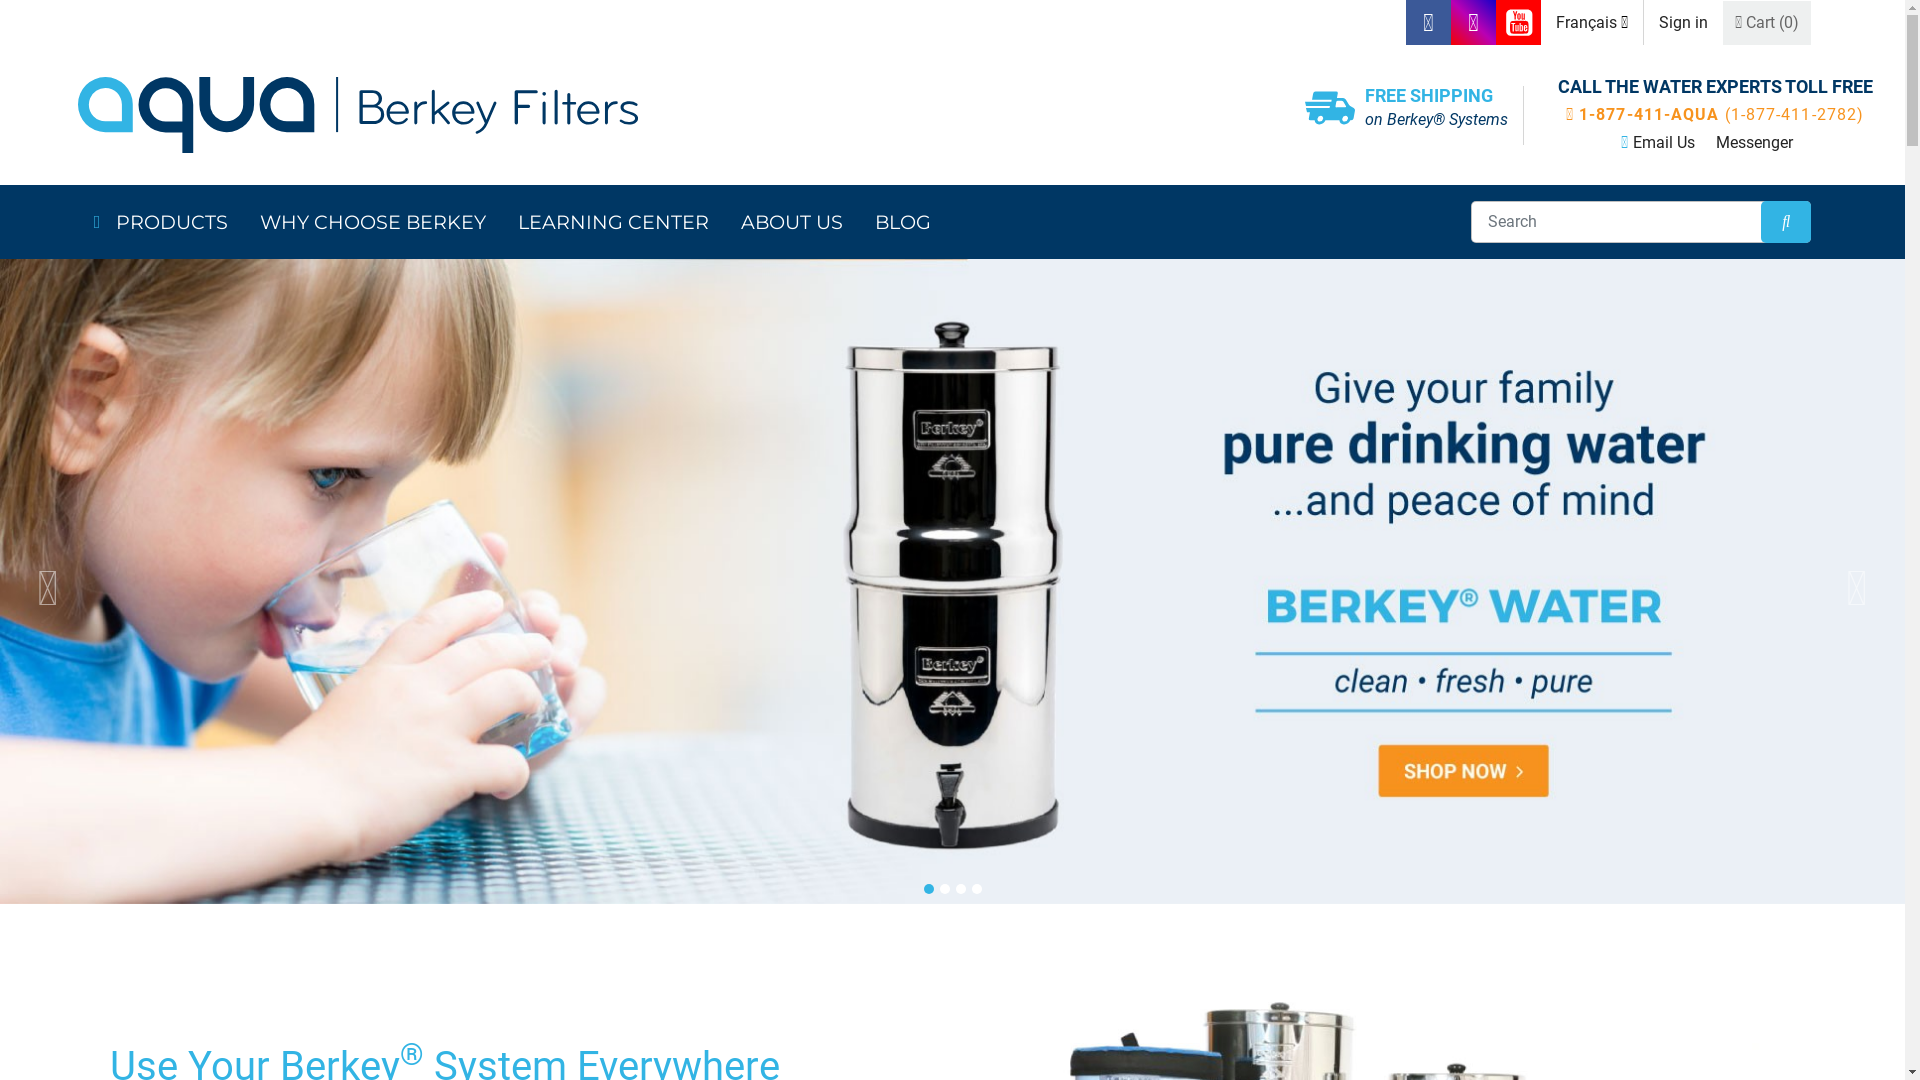 The width and height of the screenshot is (1920, 1080). What do you see at coordinates (1753, 141) in the screenshot?
I see `'Messenger'` at bounding box center [1753, 141].